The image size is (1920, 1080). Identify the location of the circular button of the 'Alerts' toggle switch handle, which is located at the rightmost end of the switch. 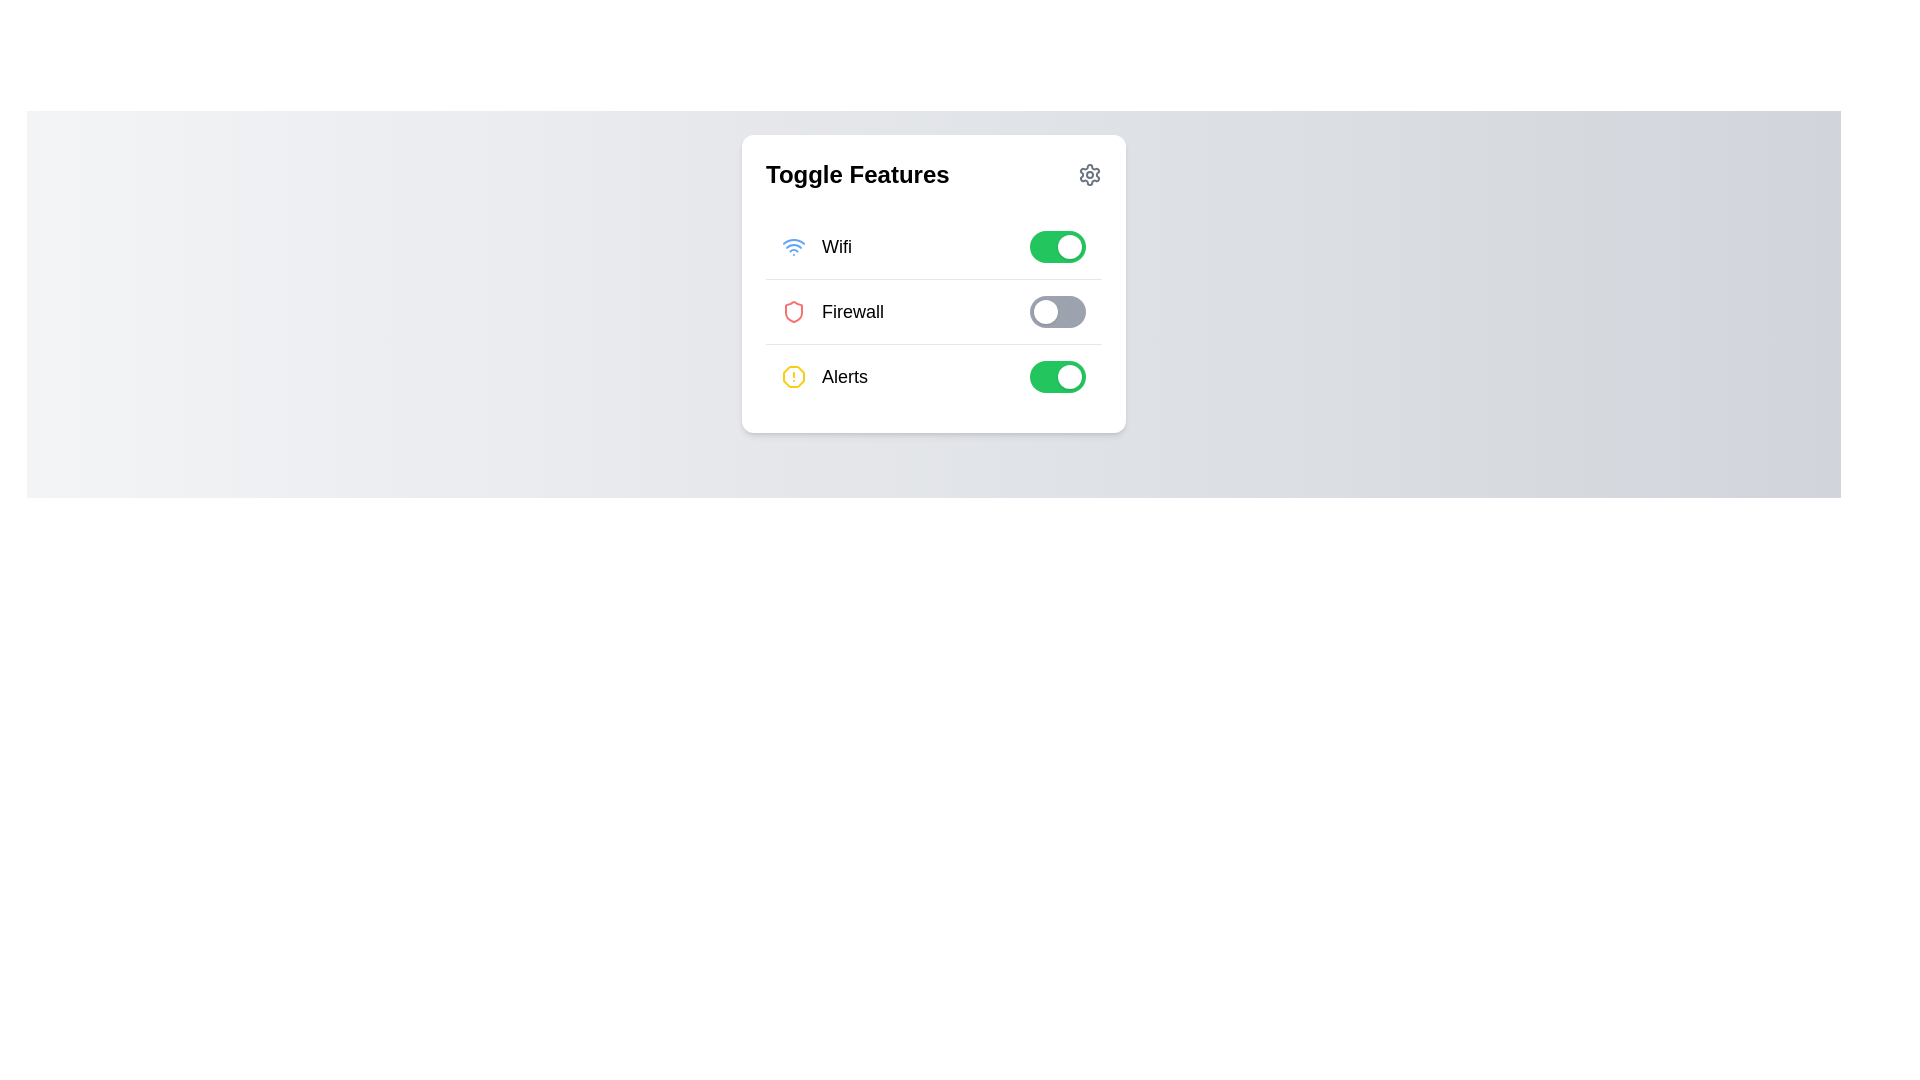
(1069, 377).